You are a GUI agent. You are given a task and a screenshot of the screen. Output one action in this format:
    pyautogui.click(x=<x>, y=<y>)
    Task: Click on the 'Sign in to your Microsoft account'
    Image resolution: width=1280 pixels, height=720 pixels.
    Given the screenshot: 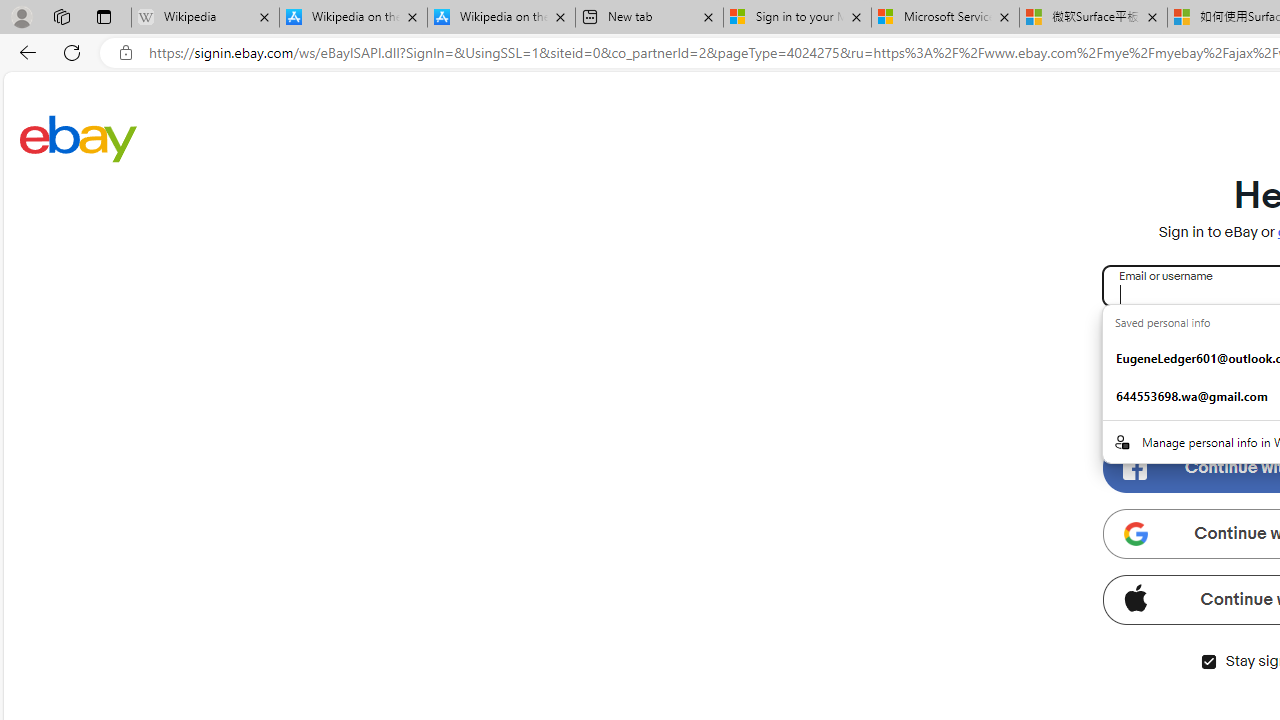 What is the action you would take?
    pyautogui.click(x=797, y=17)
    